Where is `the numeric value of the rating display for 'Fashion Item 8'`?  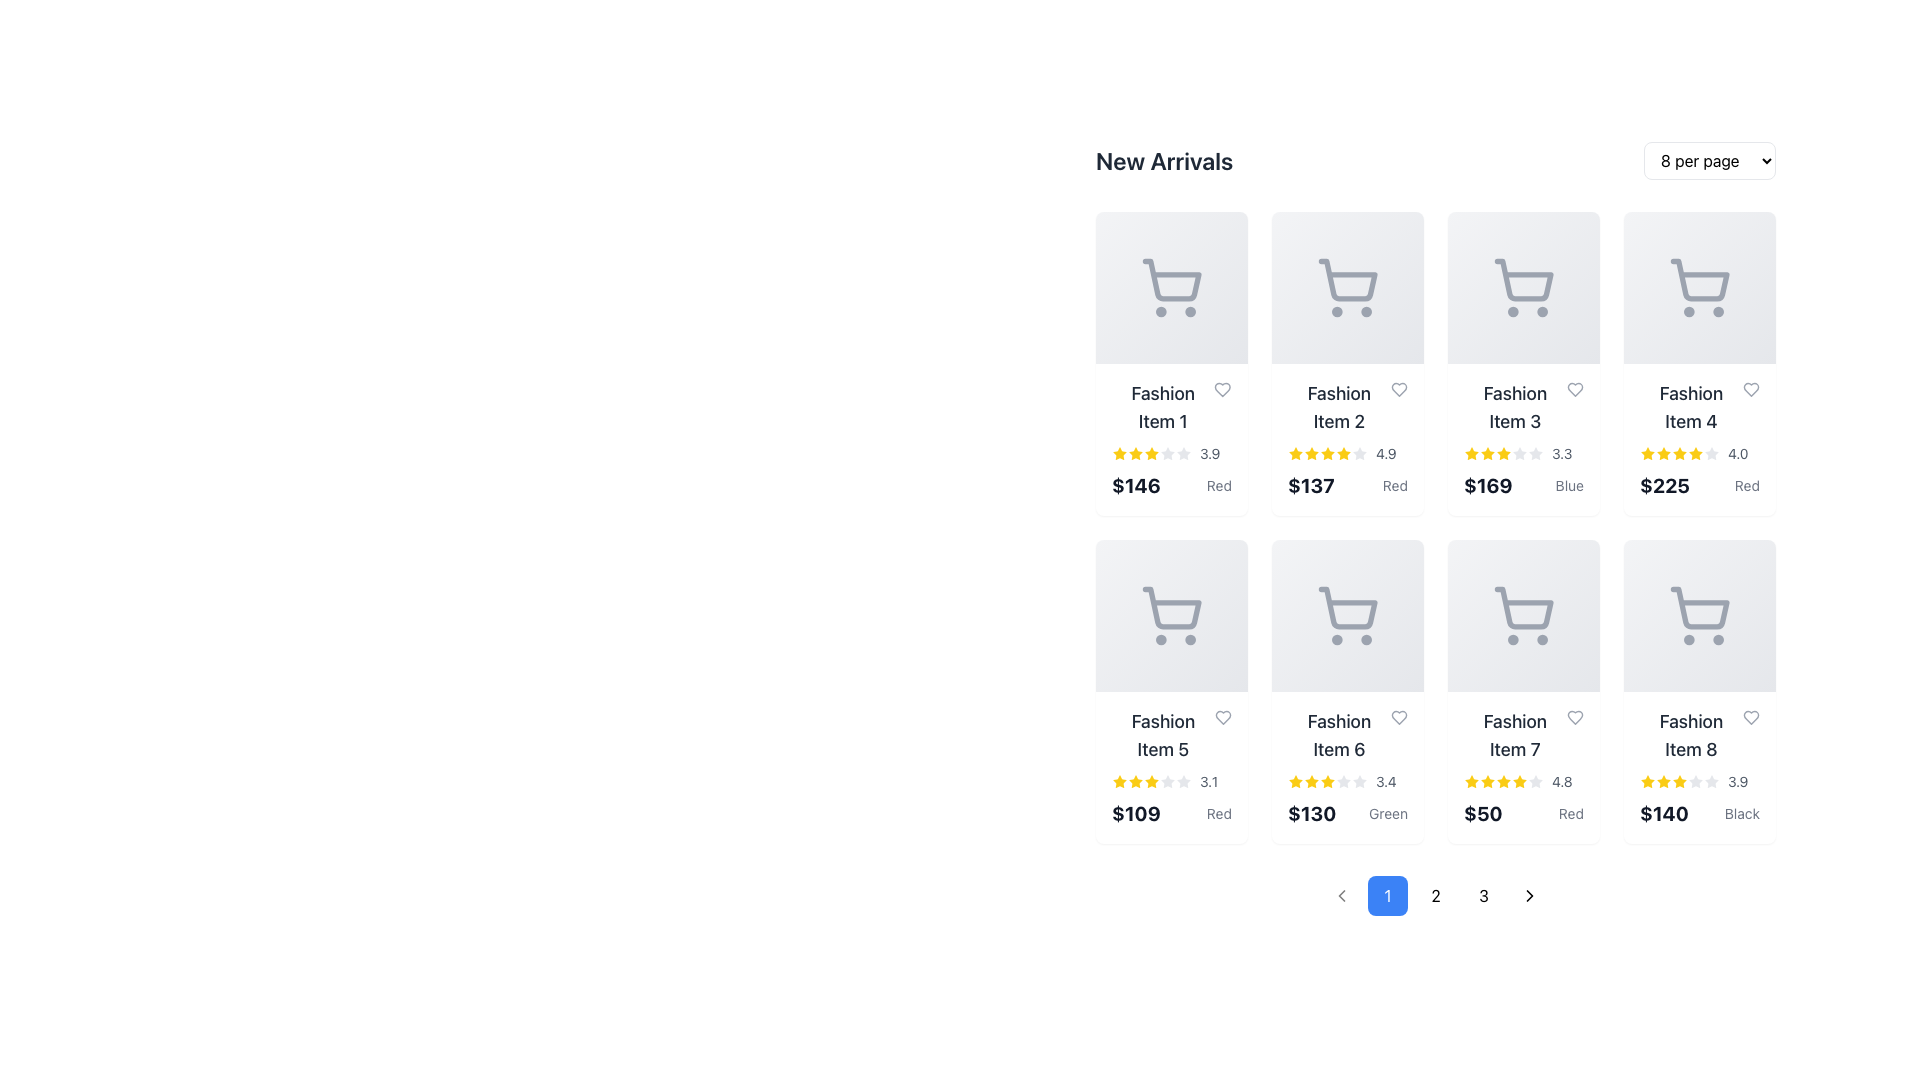 the numeric value of the rating display for 'Fashion Item 8' is located at coordinates (1698, 781).